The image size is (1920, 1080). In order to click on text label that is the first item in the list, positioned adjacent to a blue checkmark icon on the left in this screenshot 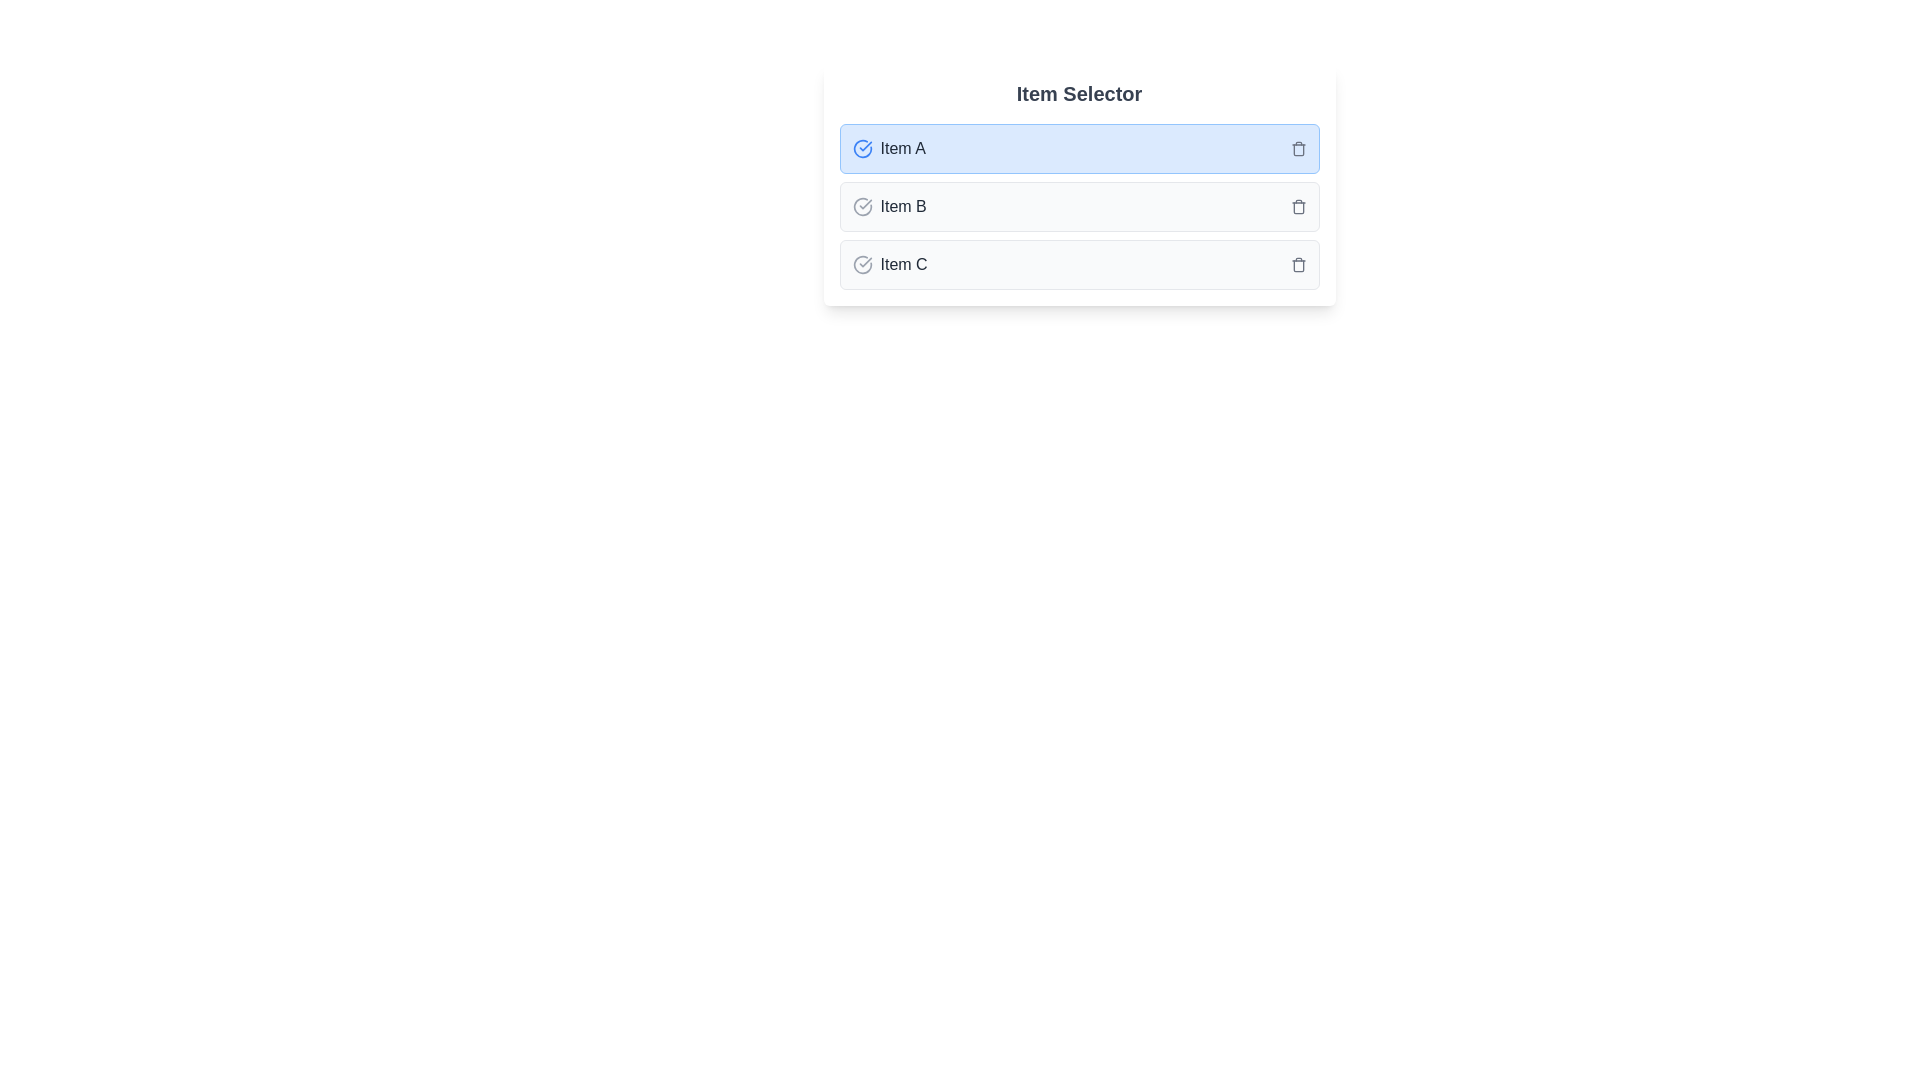, I will do `click(887, 148)`.